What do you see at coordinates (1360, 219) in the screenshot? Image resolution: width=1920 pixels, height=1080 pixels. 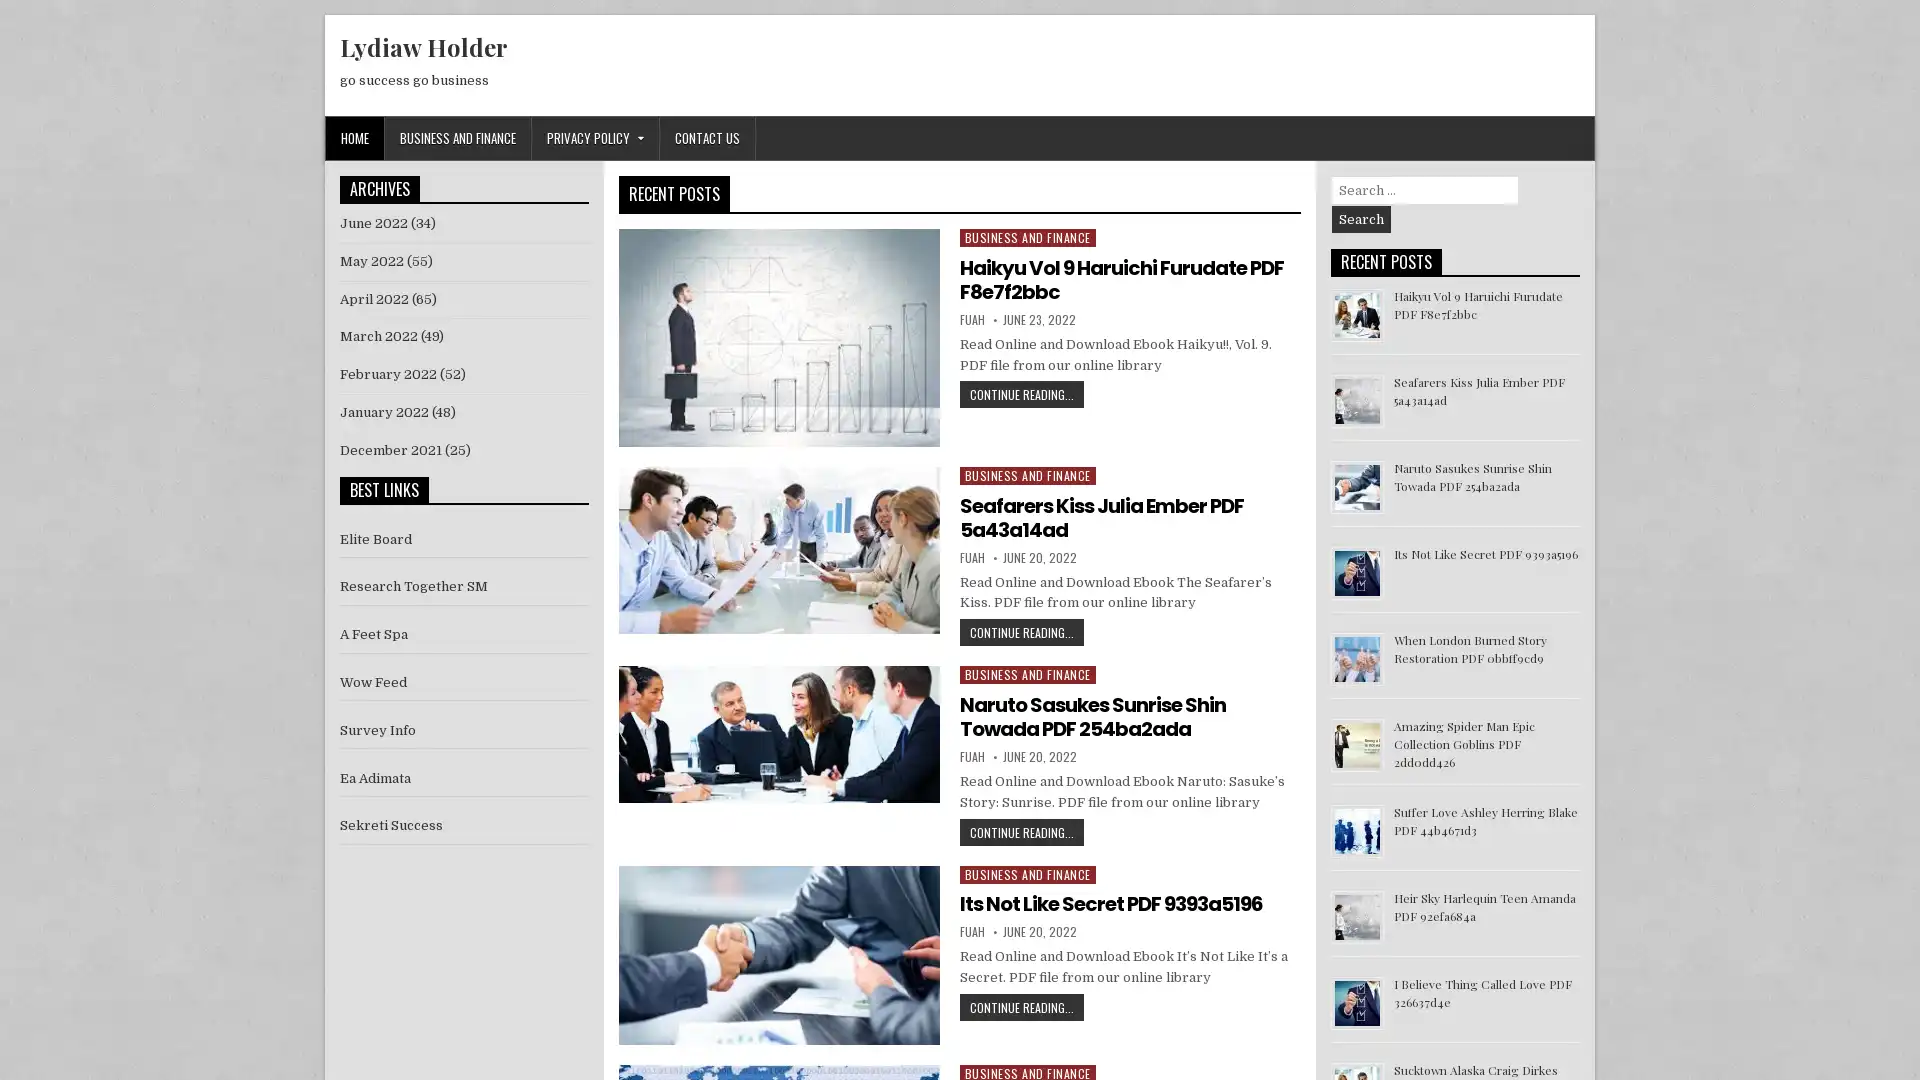 I see `Search` at bounding box center [1360, 219].